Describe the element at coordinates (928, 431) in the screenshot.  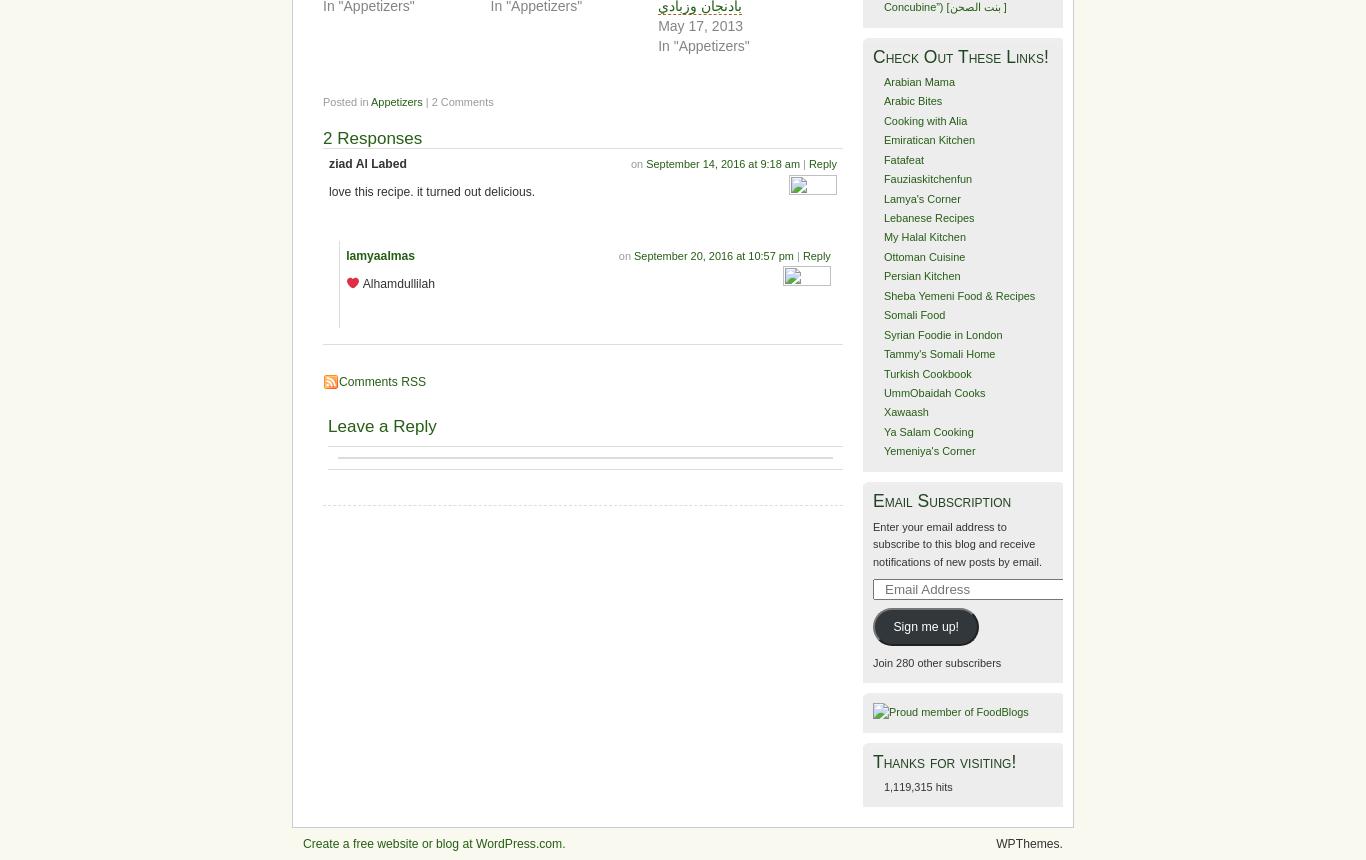
I see `'Ya Salam Cooking'` at that location.